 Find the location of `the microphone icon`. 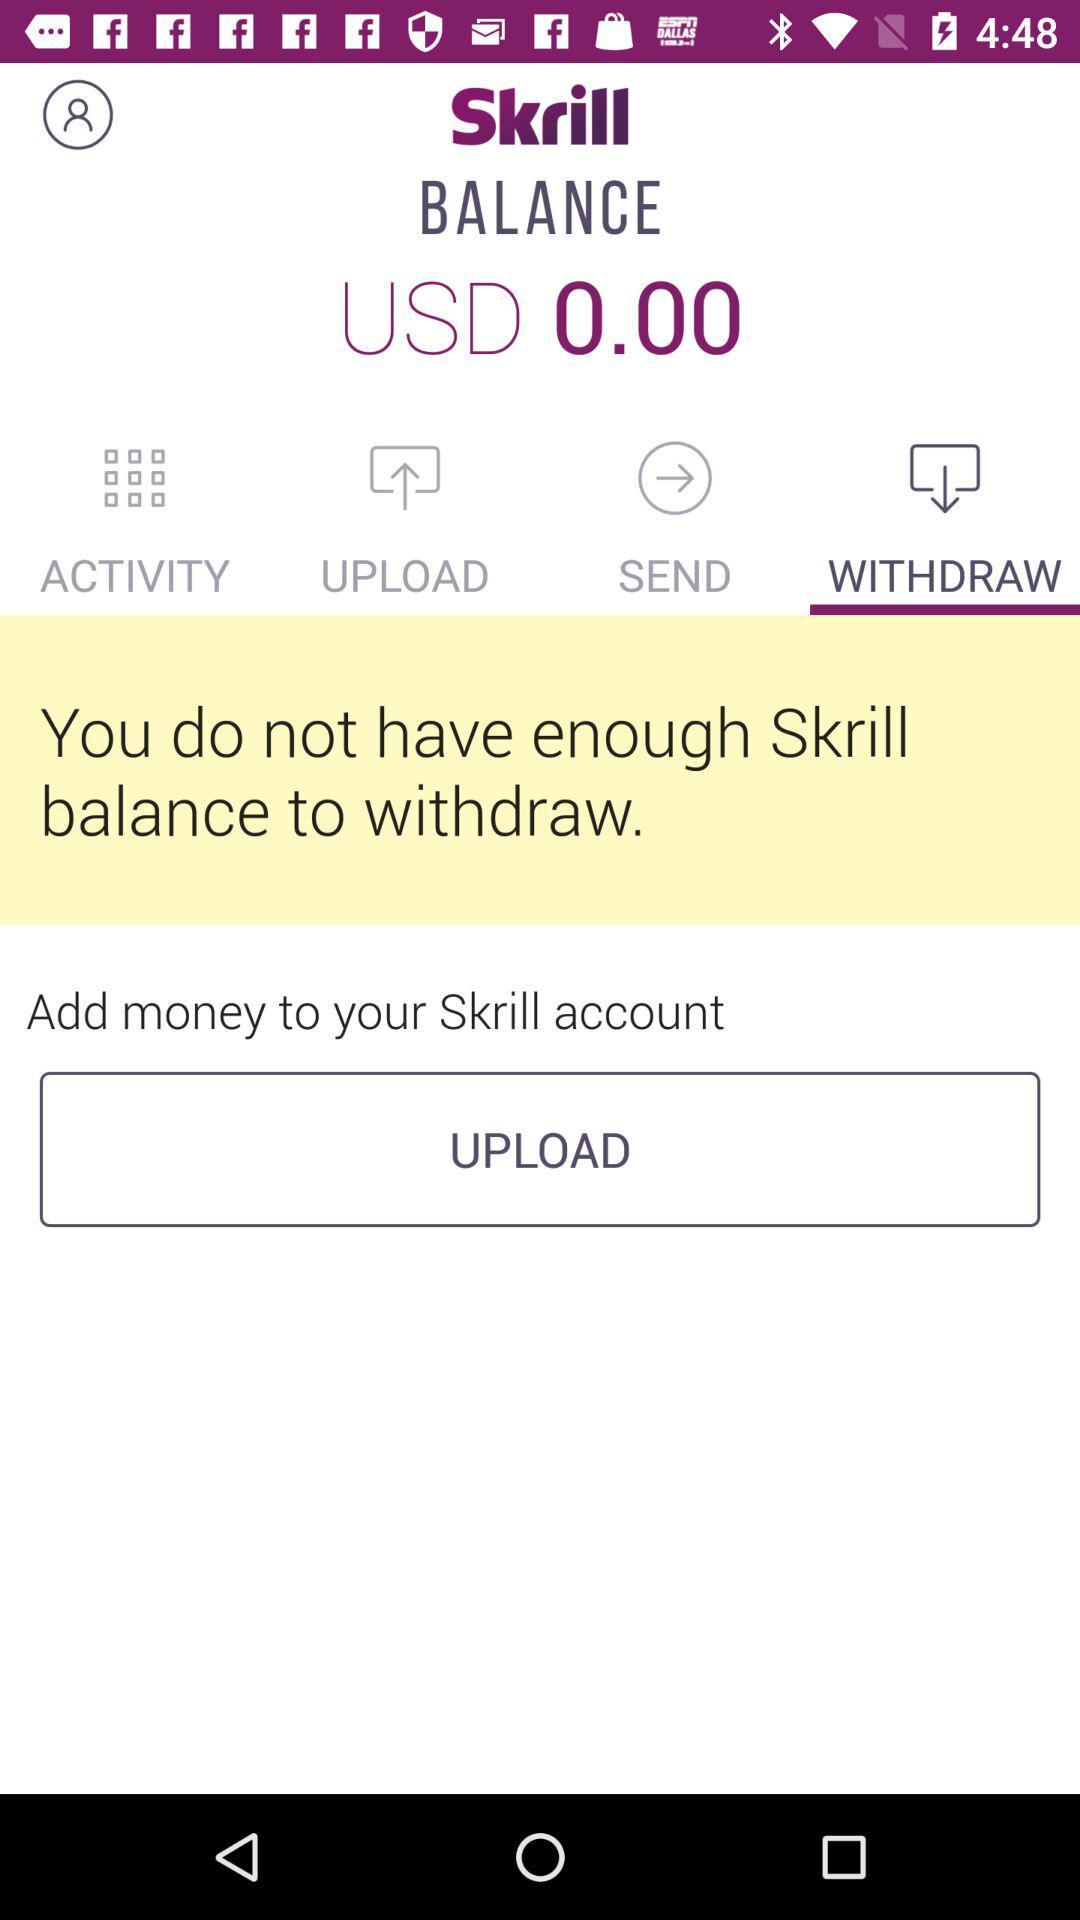

the microphone icon is located at coordinates (675, 477).